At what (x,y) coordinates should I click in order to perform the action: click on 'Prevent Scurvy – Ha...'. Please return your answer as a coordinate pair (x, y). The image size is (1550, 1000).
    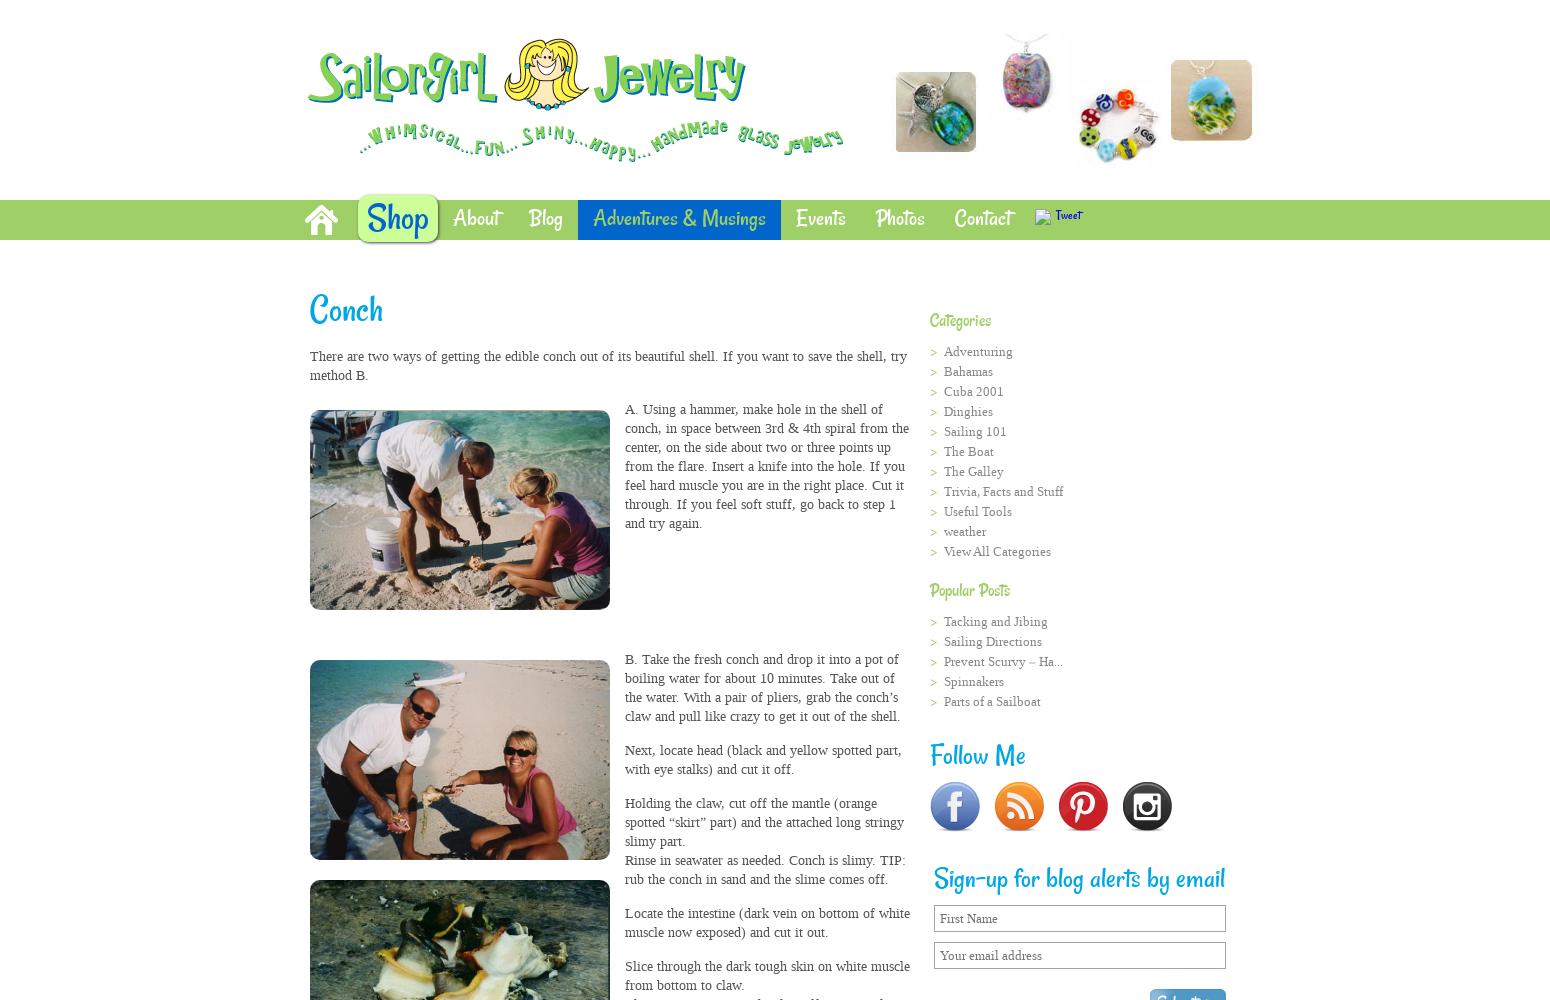
    Looking at the image, I should click on (942, 661).